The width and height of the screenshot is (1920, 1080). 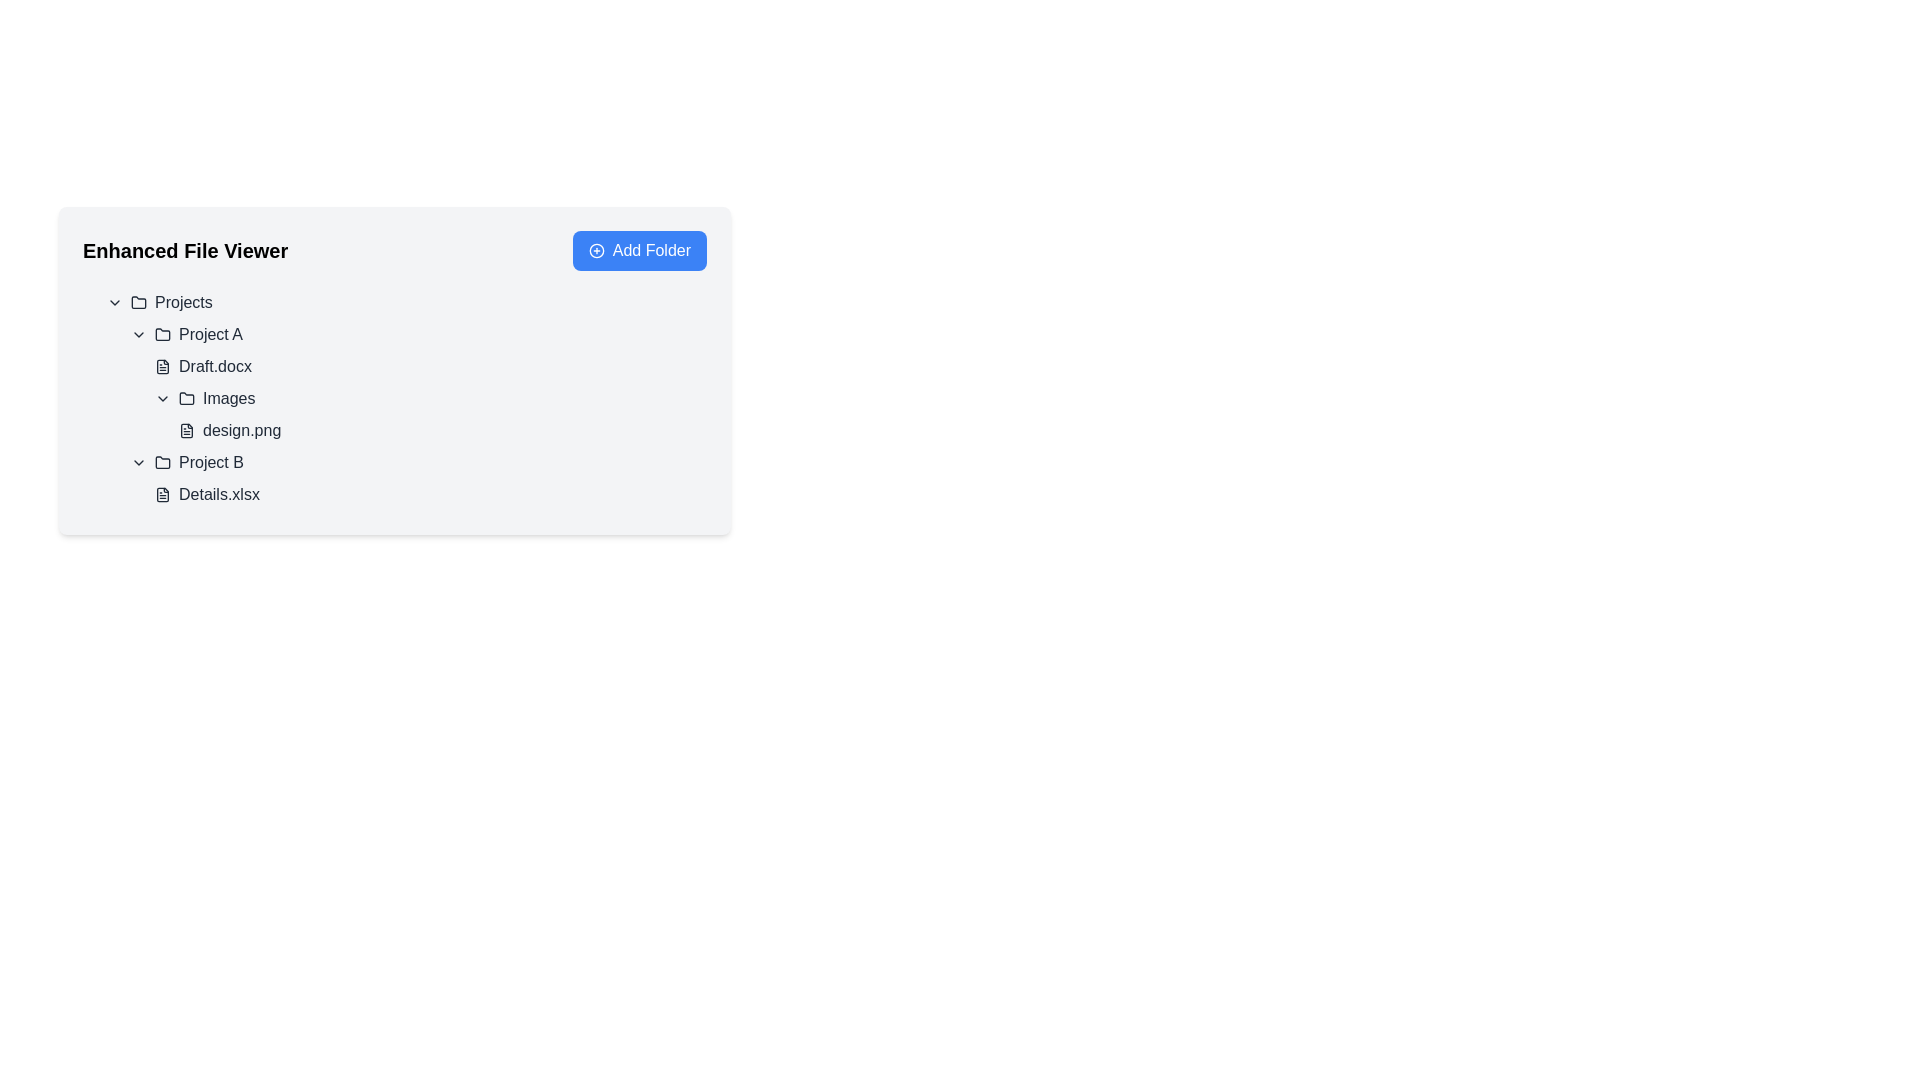 I want to click on the file icon representing 'Draft.docx', so click(x=163, y=366).